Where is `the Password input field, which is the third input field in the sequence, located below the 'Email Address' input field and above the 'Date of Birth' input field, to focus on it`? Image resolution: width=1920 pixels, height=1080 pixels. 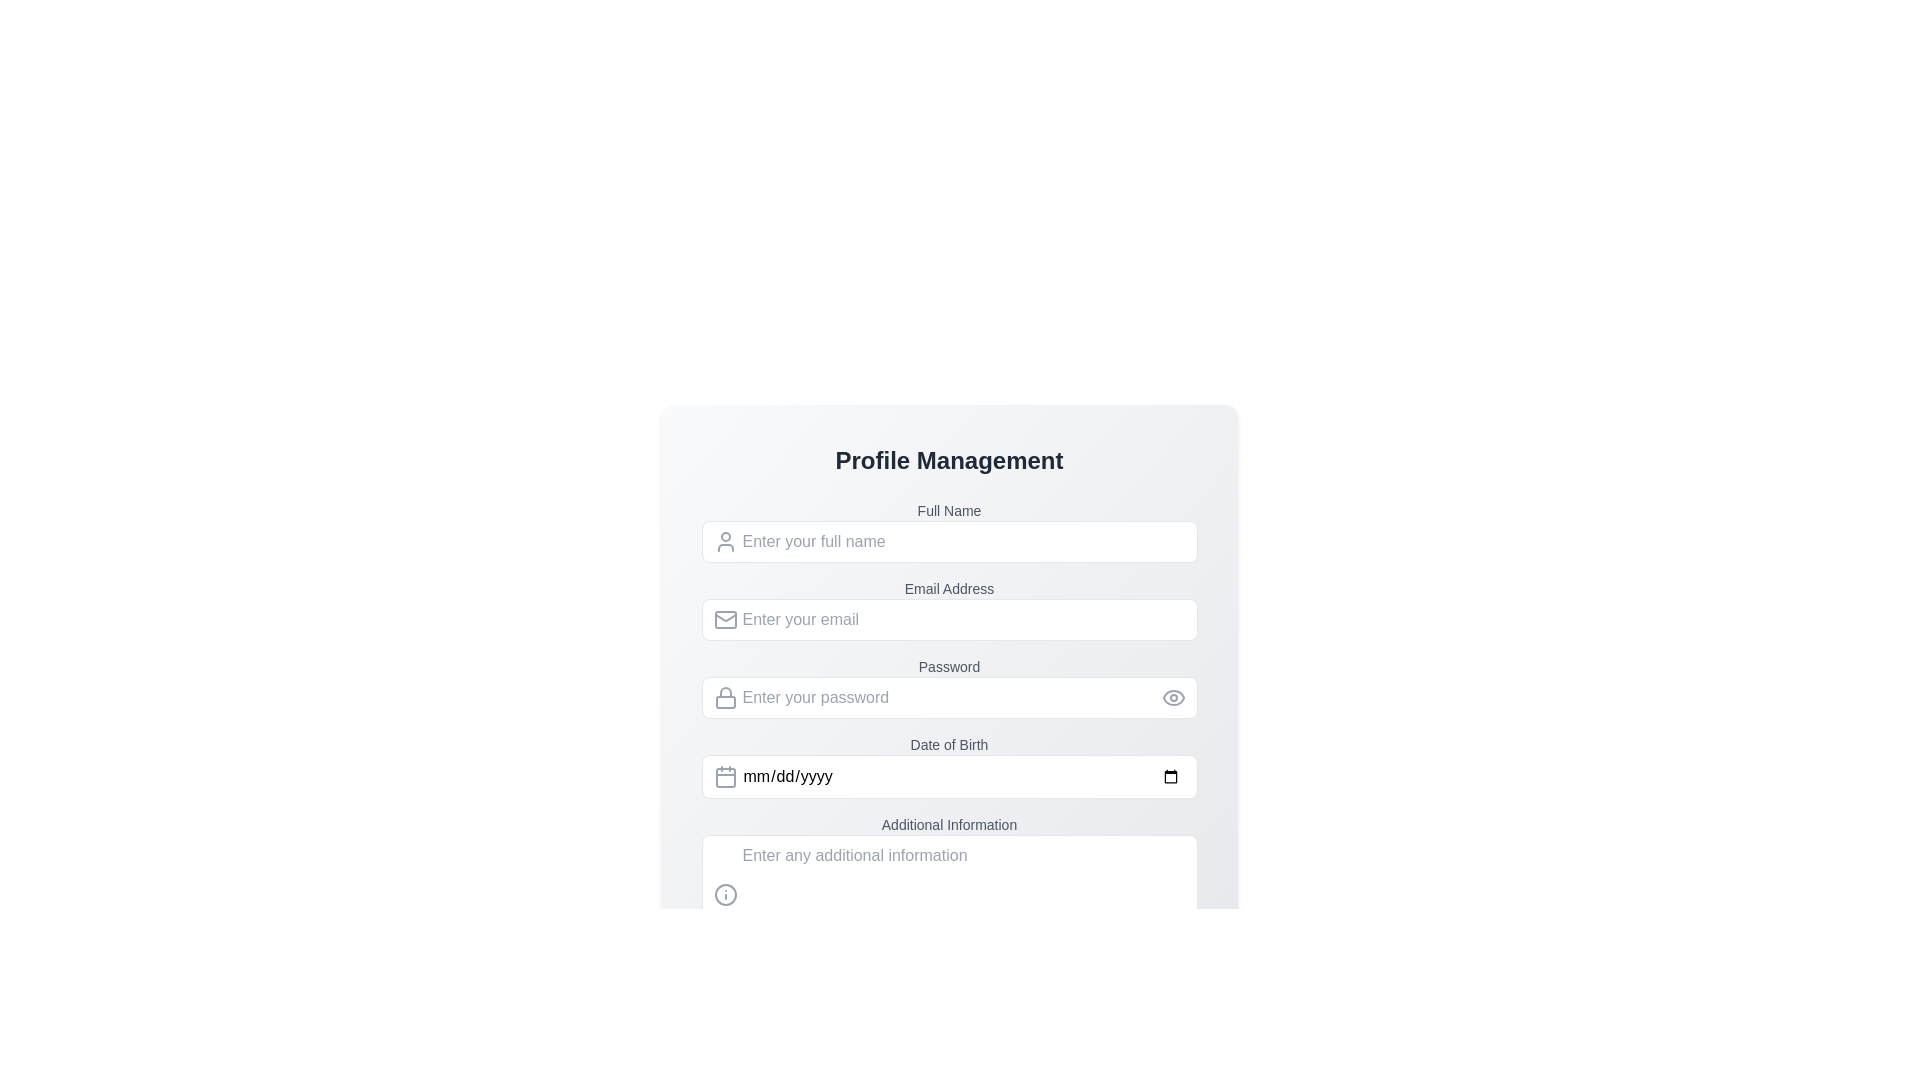 the Password input field, which is the third input field in the sequence, located below the 'Email Address' input field and above the 'Date of Birth' input field, to focus on it is located at coordinates (948, 686).